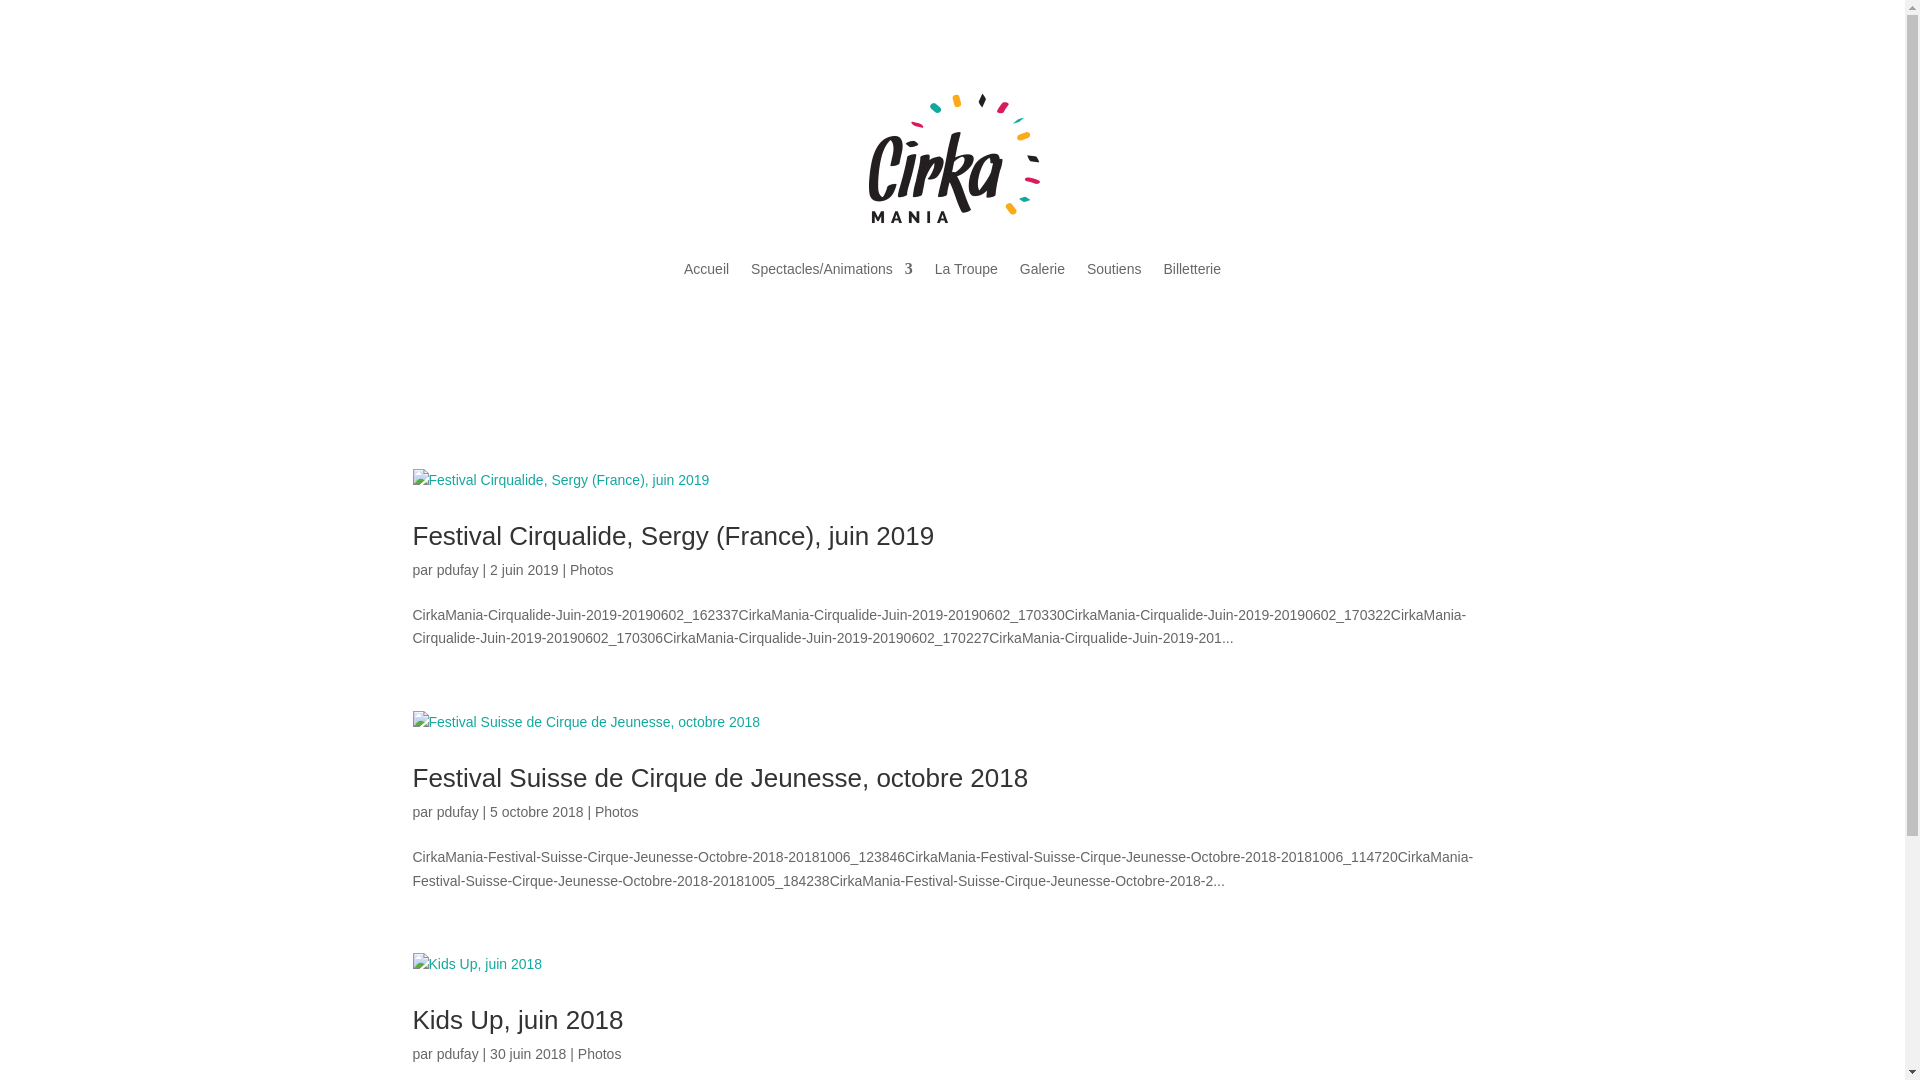 The image size is (1920, 1080). What do you see at coordinates (749, 268) in the screenshot?
I see `'Spectacles/Animations'` at bounding box center [749, 268].